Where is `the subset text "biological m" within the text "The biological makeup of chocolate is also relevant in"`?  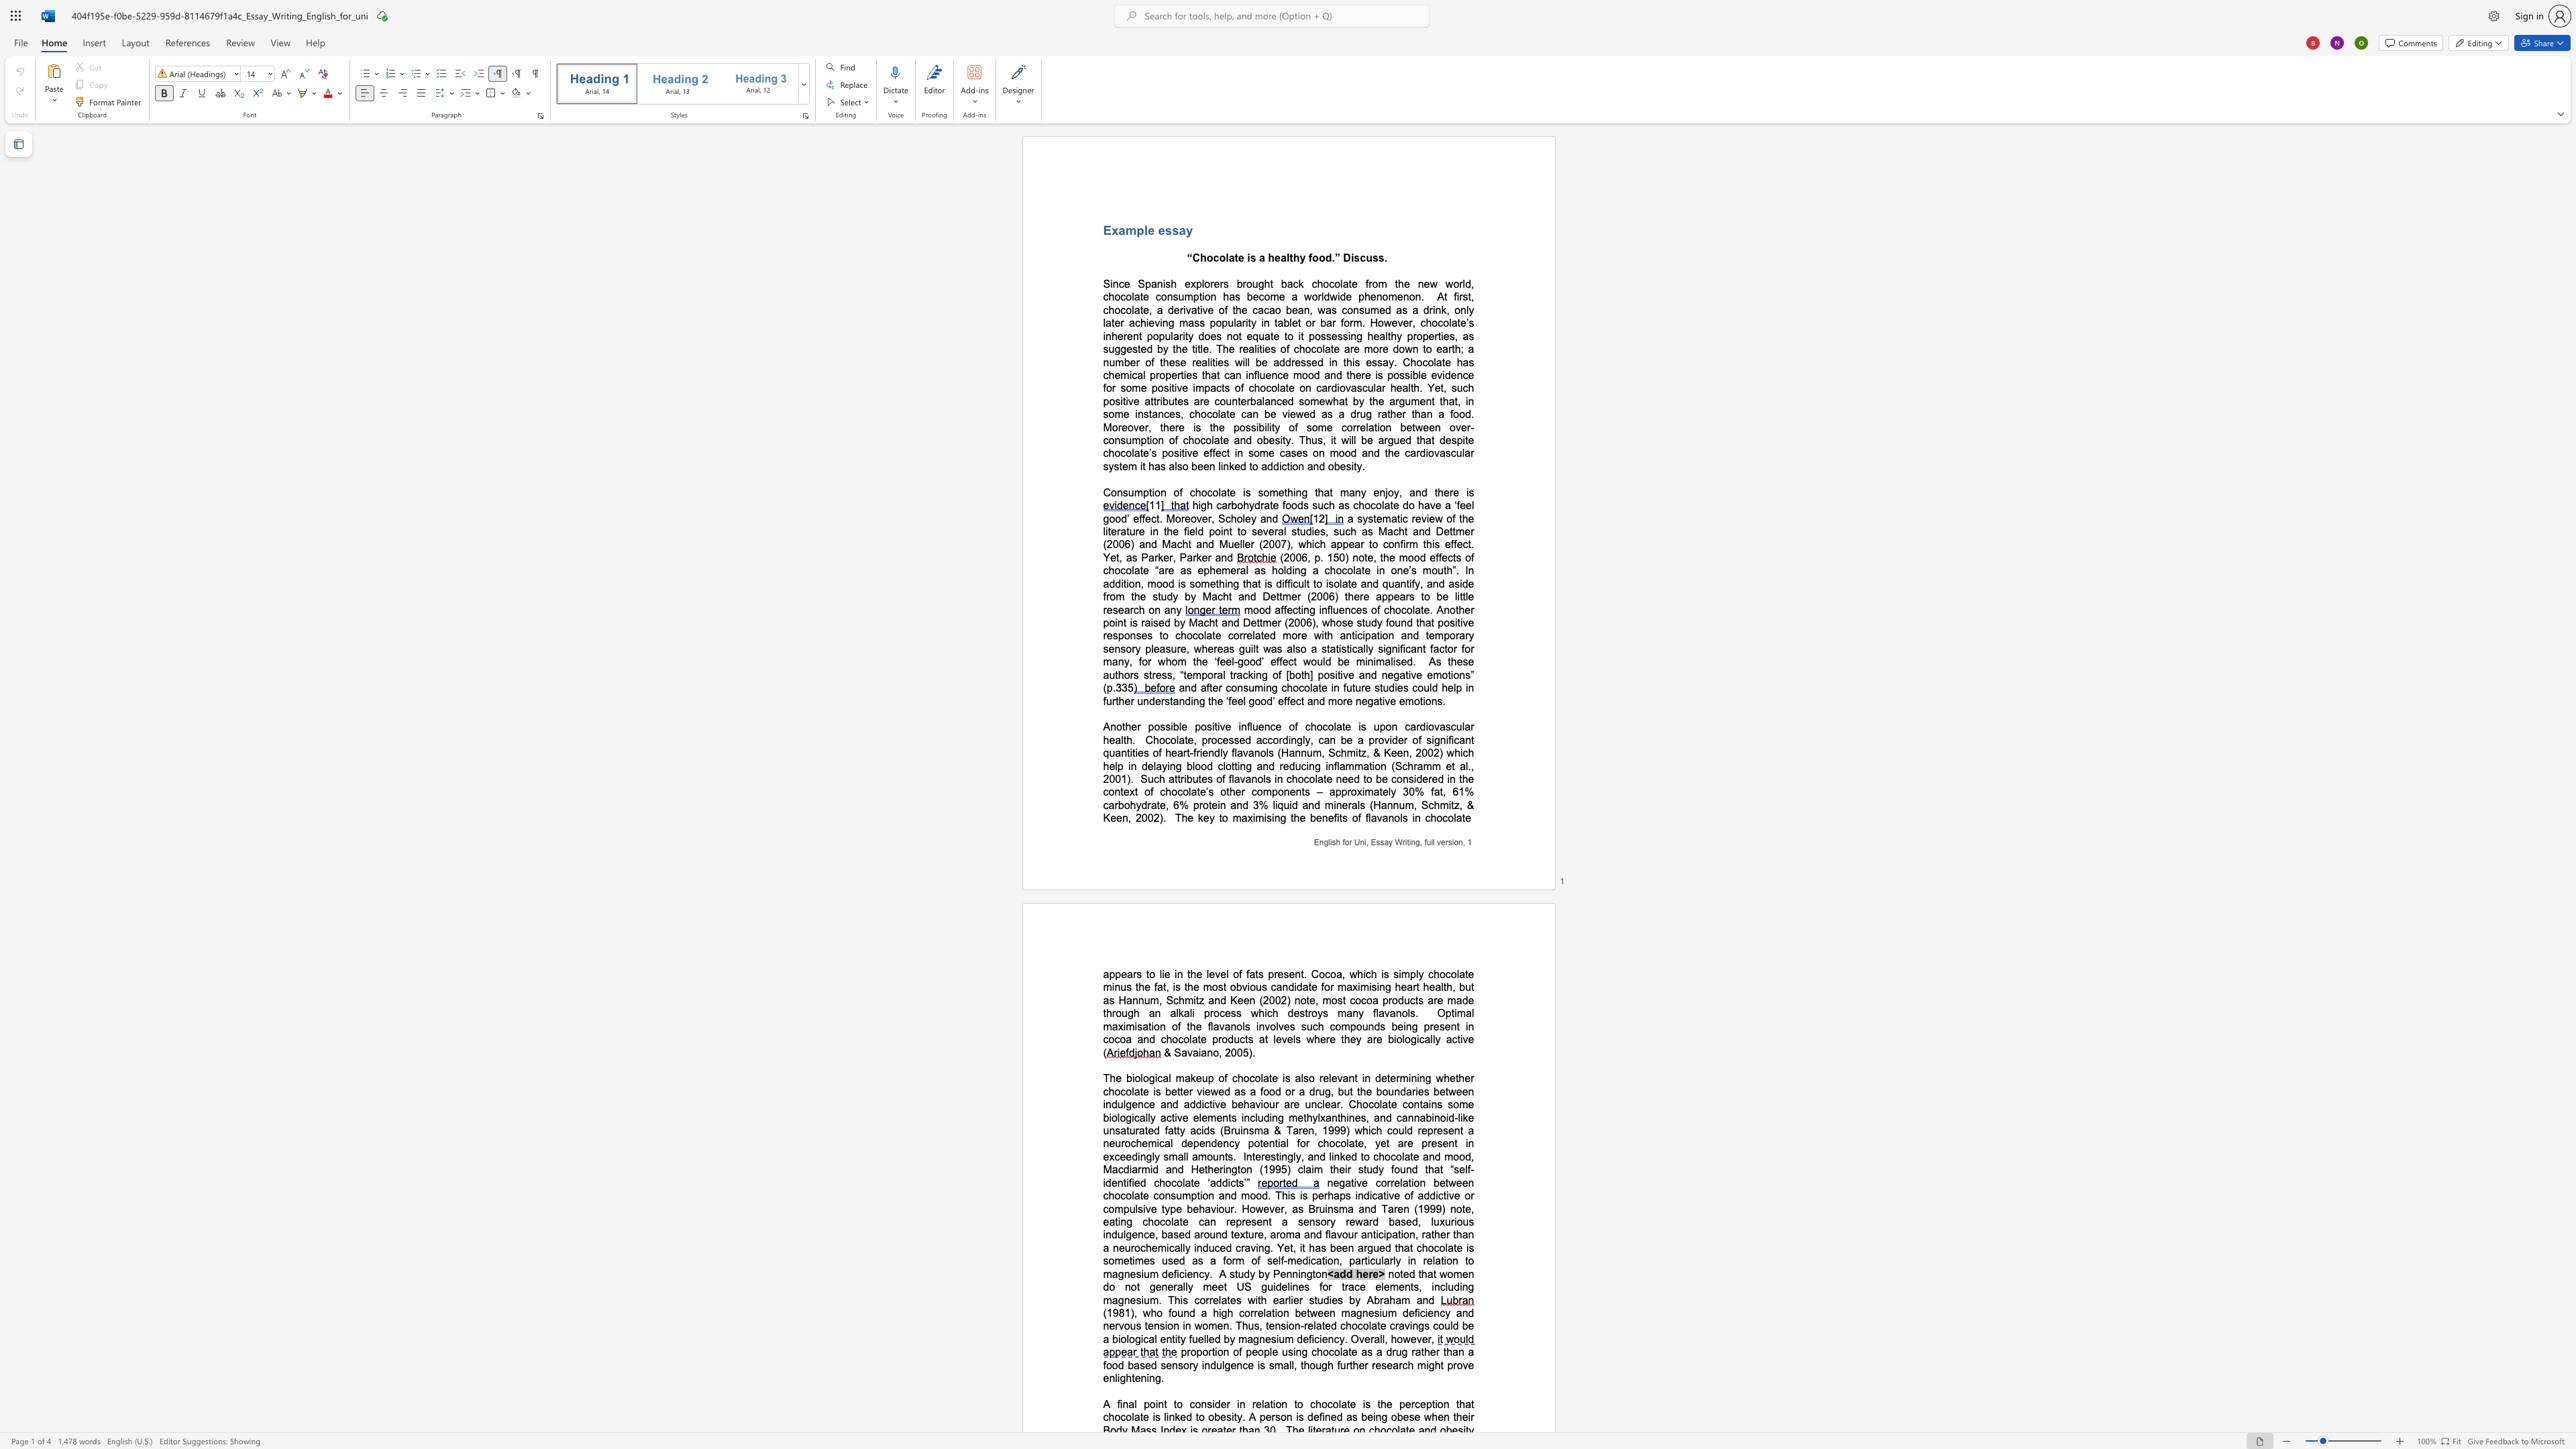 the subset text "biological m" within the text "The biological makeup of chocolate is also relevant in" is located at coordinates (1126, 1077).